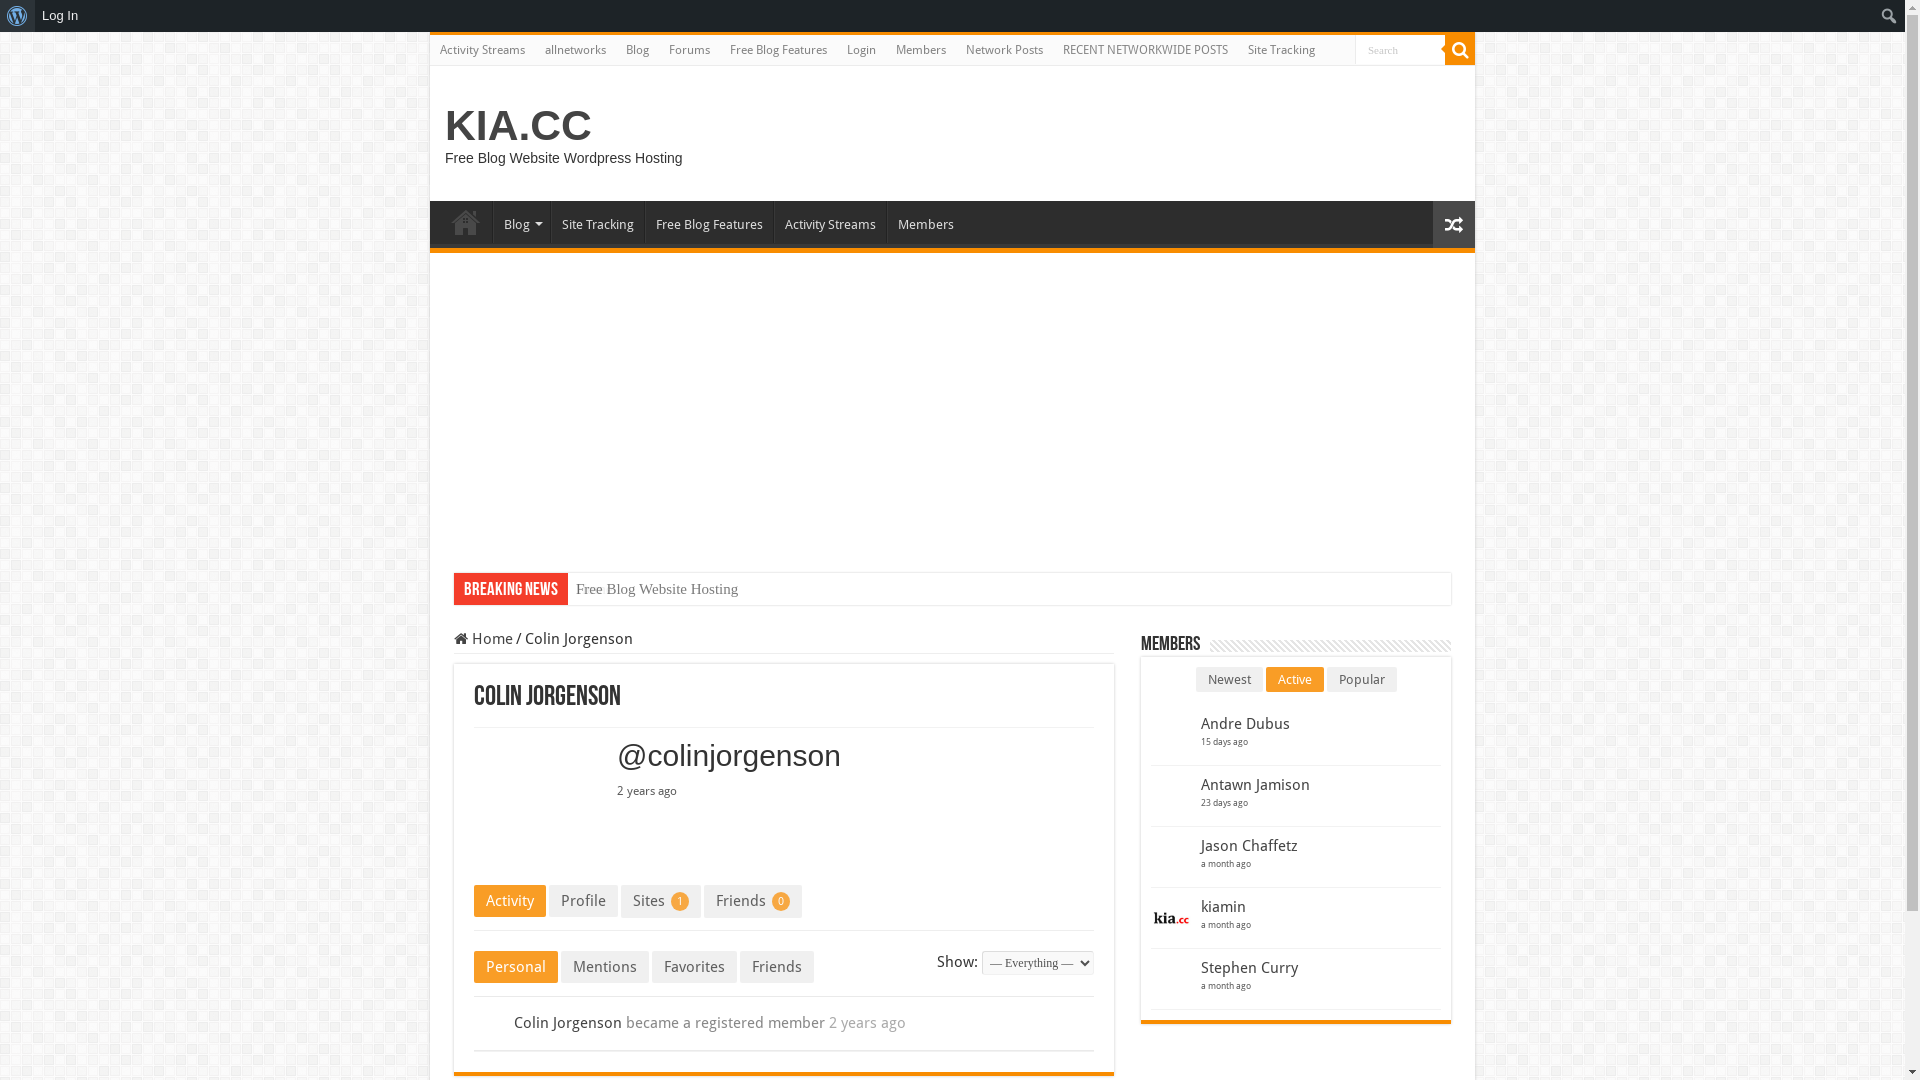 Image resolution: width=1920 pixels, height=1080 pixels. I want to click on 'KIA.CC', so click(518, 124).